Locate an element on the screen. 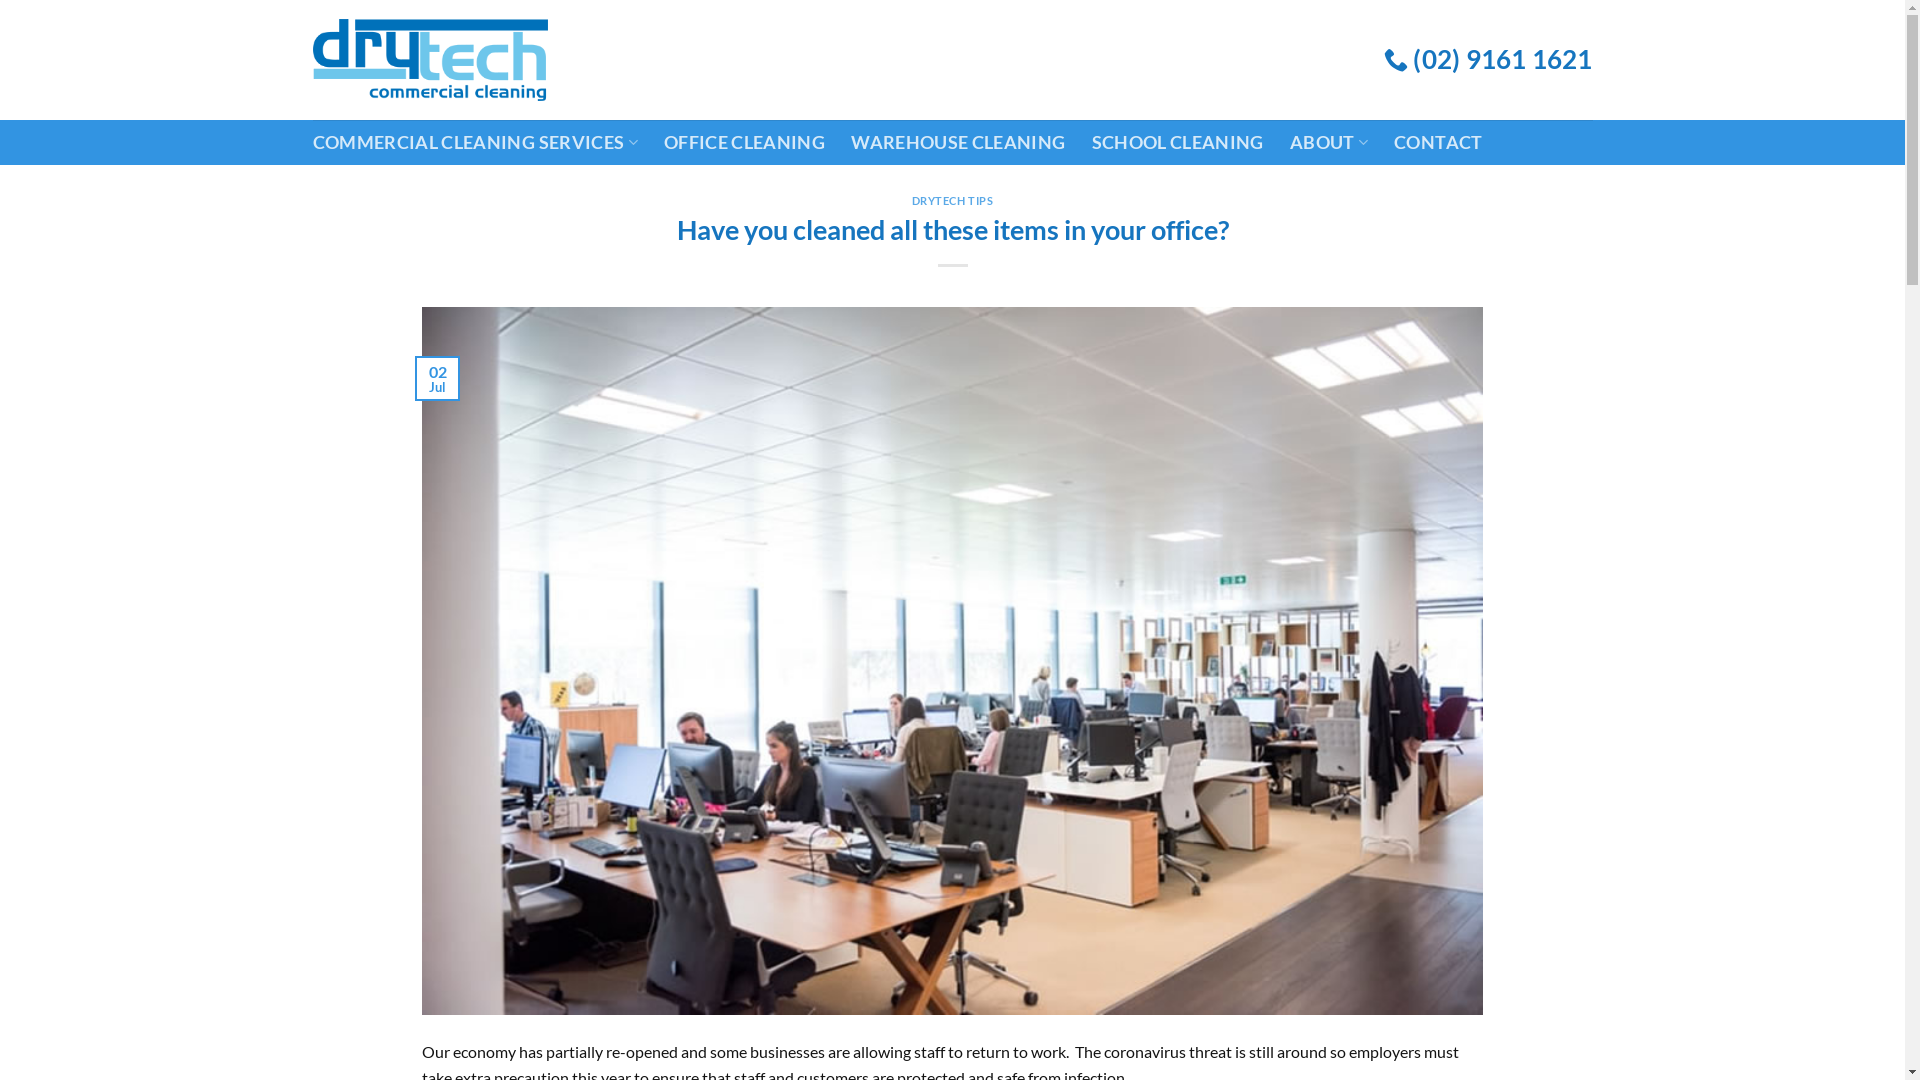 The image size is (1920, 1080). 'CONTACT' is located at coordinates (1437, 141).